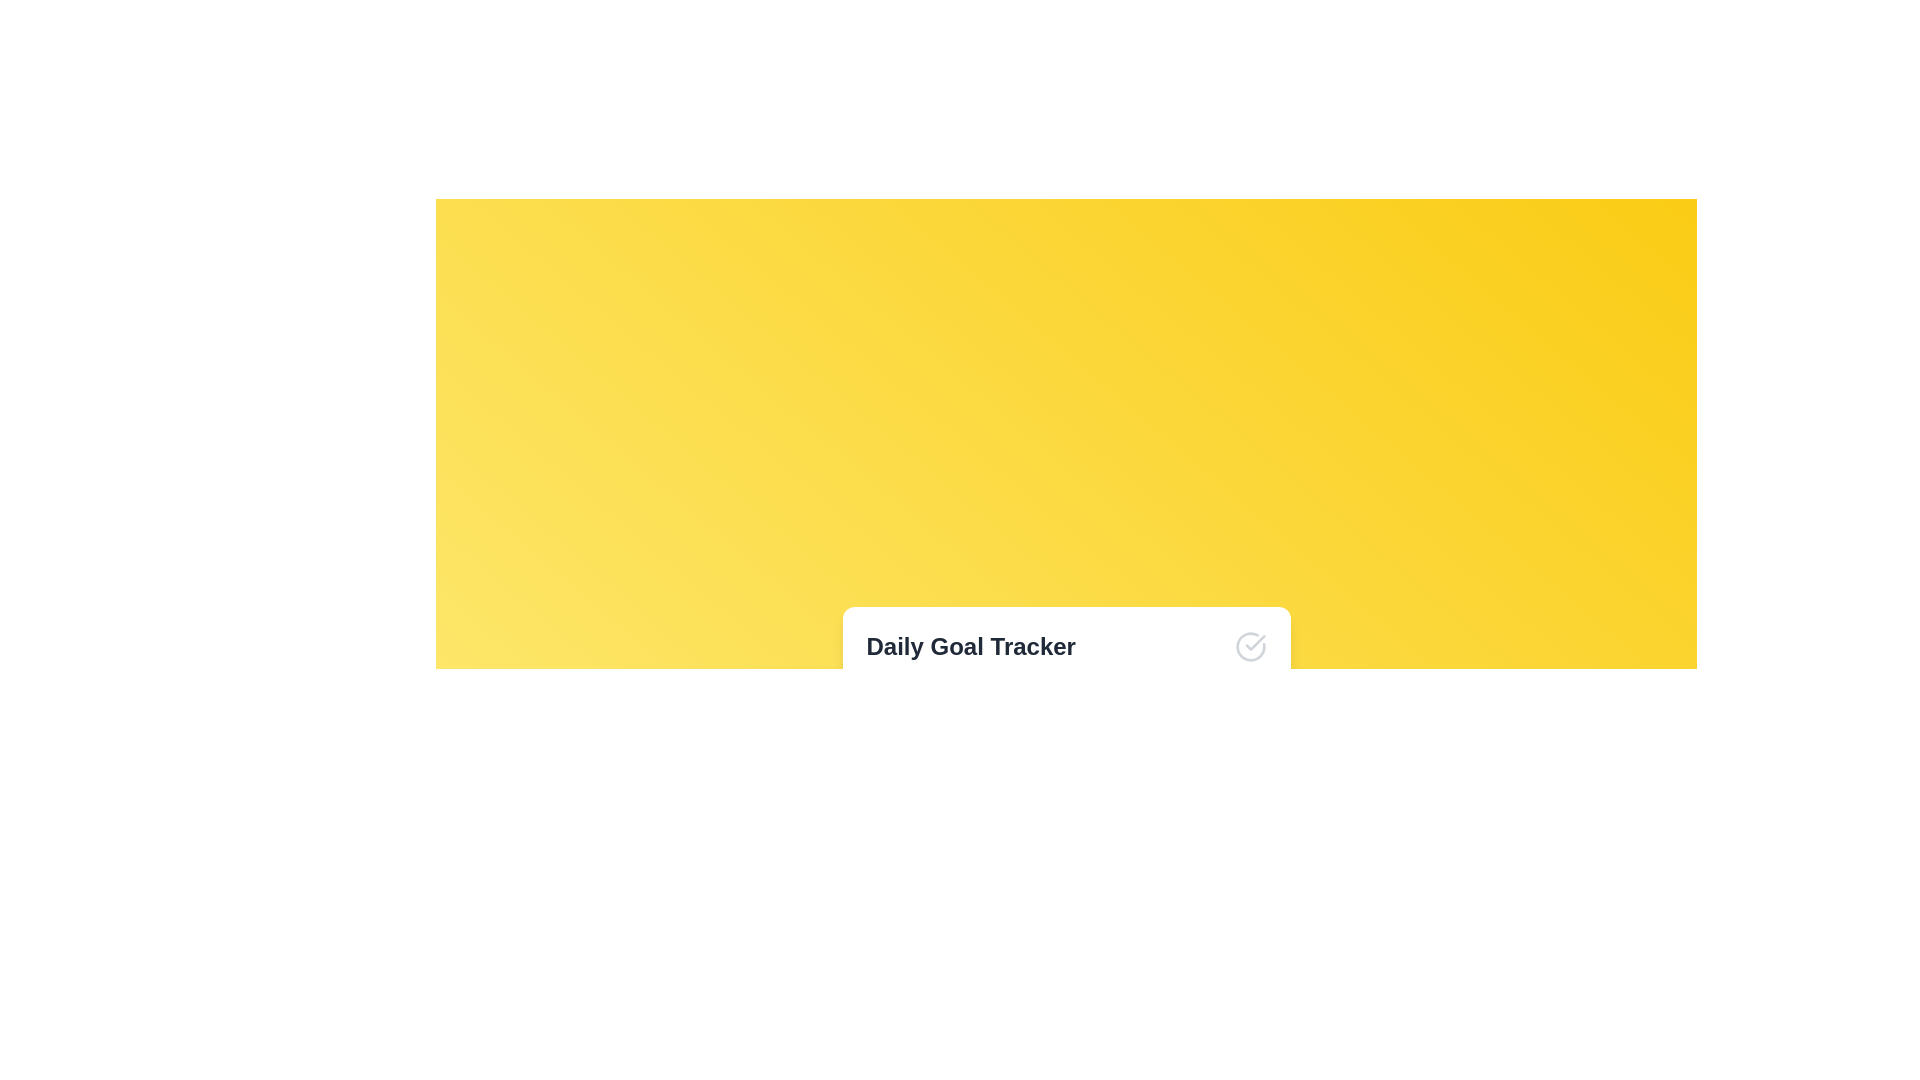 This screenshot has width=1920, height=1080. What do you see at coordinates (1249, 647) in the screenshot?
I see `circular checkmark icon, which indicates completion, located to the right of the 'Daily Goal Tracker' text` at bounding box center [1249, 647].